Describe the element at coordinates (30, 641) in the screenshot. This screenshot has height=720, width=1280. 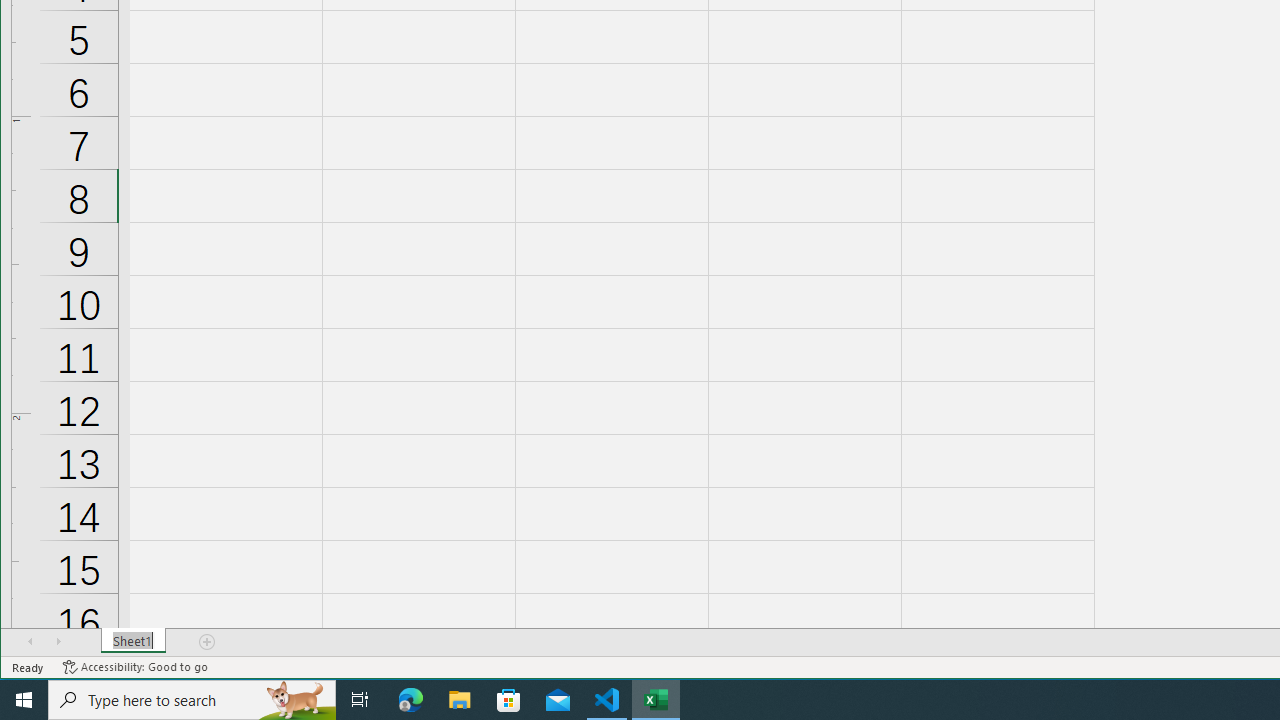
I see `'Scroll Left'` at that location.